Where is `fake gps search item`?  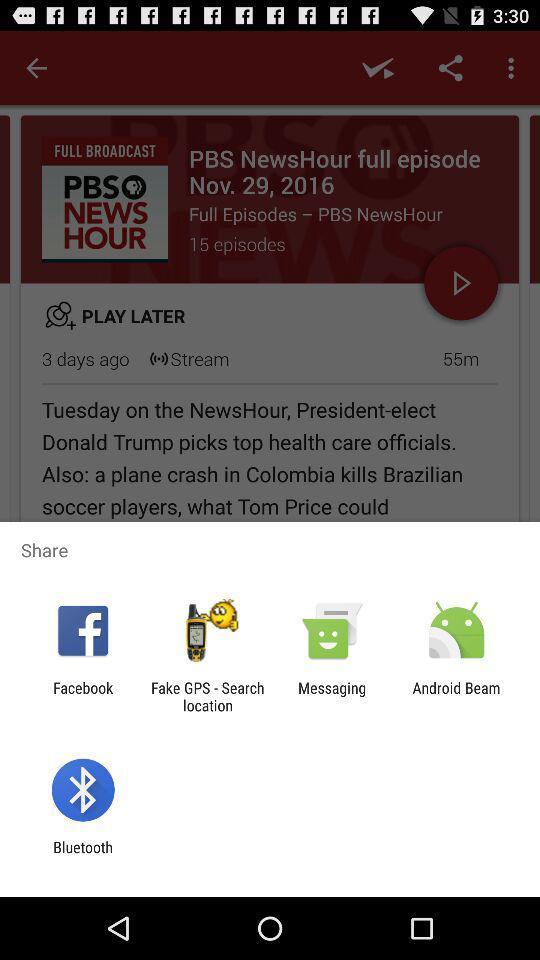 fake gps search item is located at coordinates (206, 696).